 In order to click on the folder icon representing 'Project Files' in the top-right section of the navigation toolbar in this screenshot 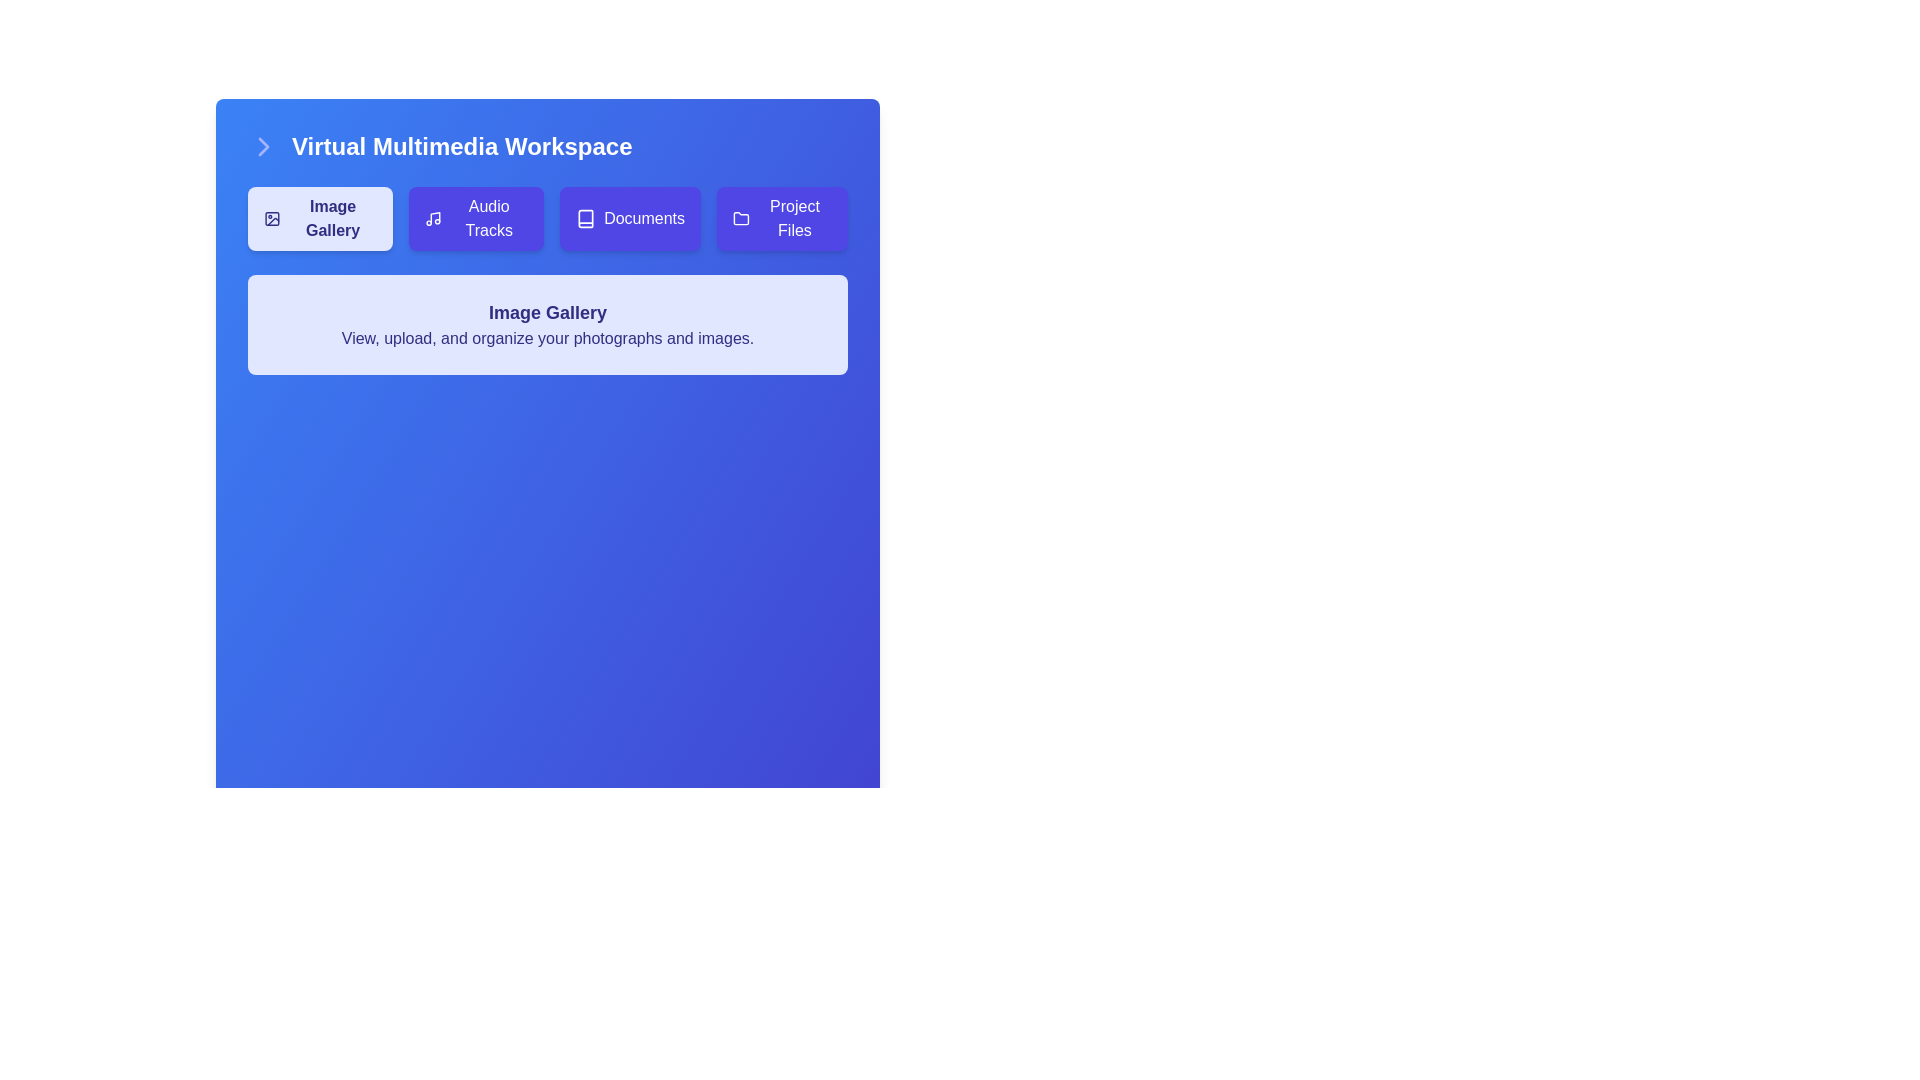, I will do `click(740, 218)`.